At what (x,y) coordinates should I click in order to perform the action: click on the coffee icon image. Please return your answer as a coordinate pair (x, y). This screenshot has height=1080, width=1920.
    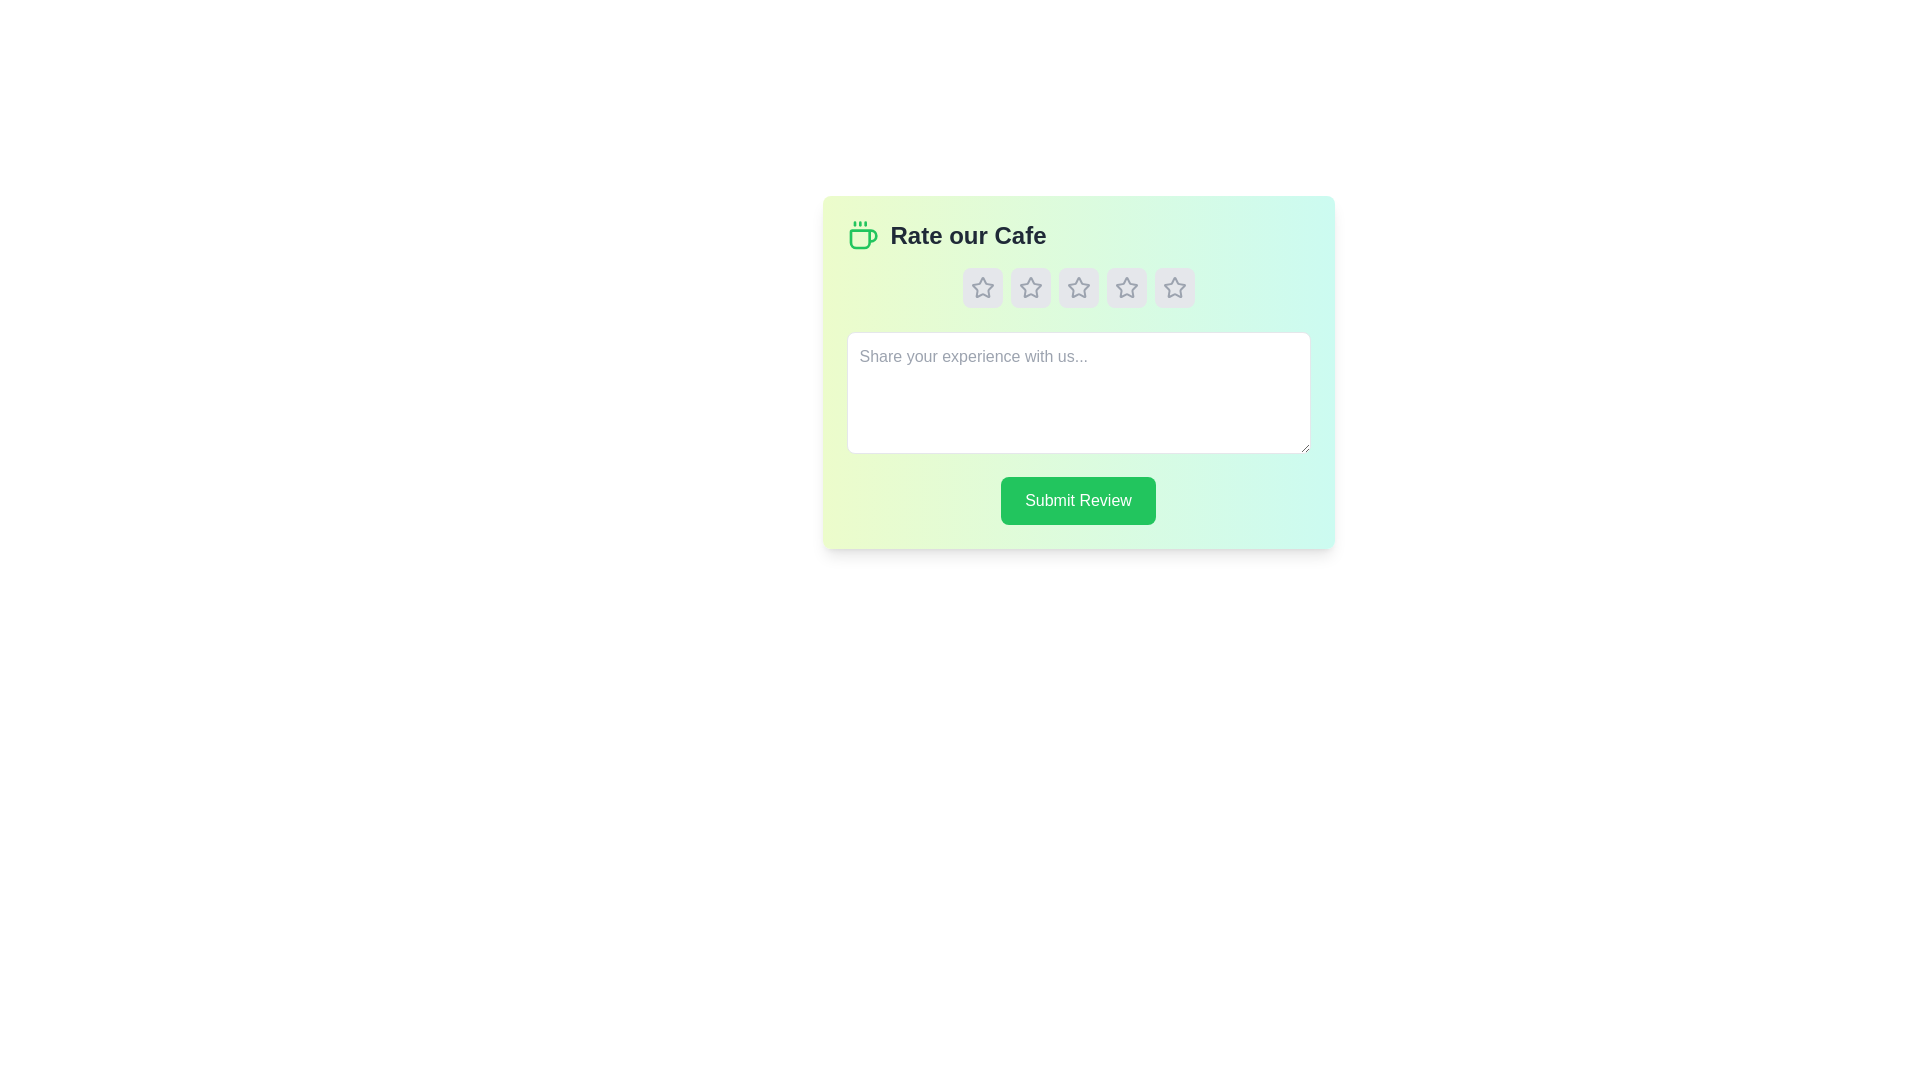
    Looking at the image, I should click on (862, 234).